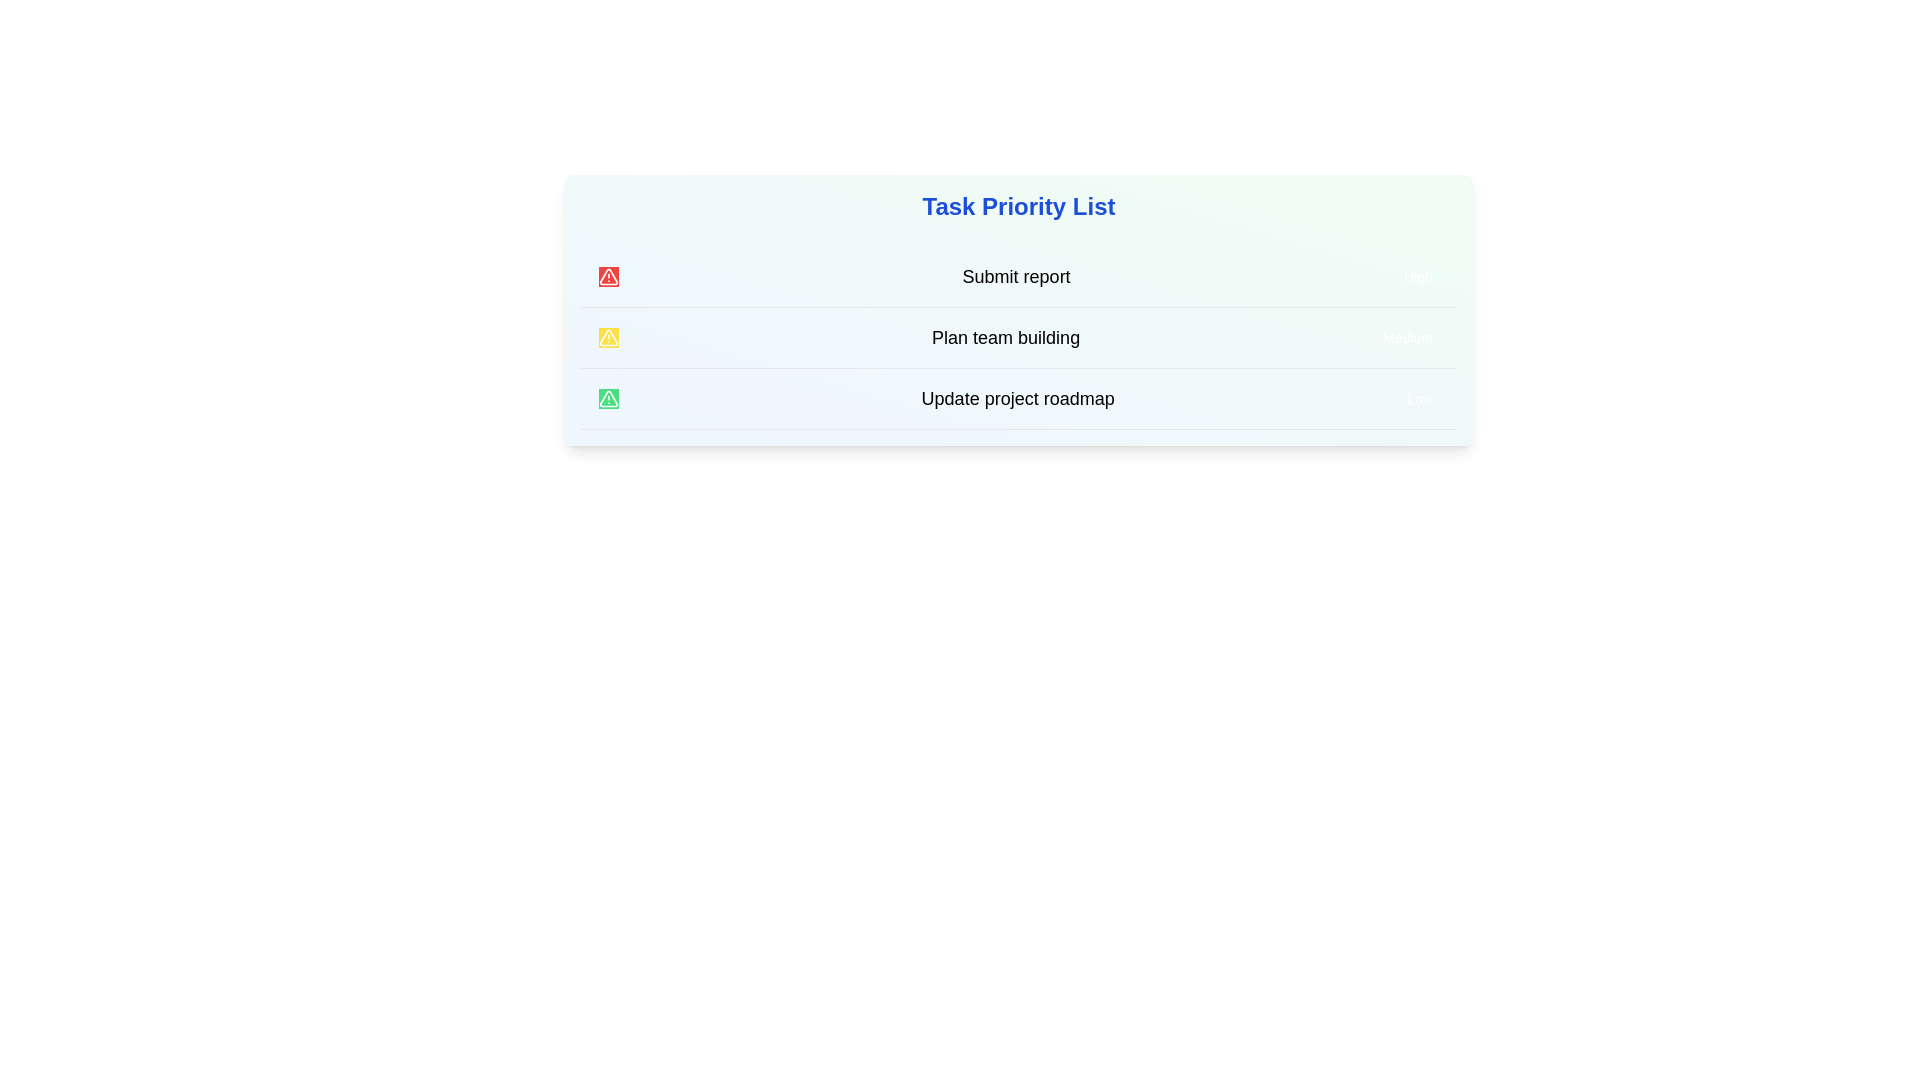 Image resolution: width=1920 pixels, height=1080 pixels. What do you see at coordinates (1006, 337) in the screenshot?
I see `the task title corresponding to Plan team building` at bounding box center [1006, 337].